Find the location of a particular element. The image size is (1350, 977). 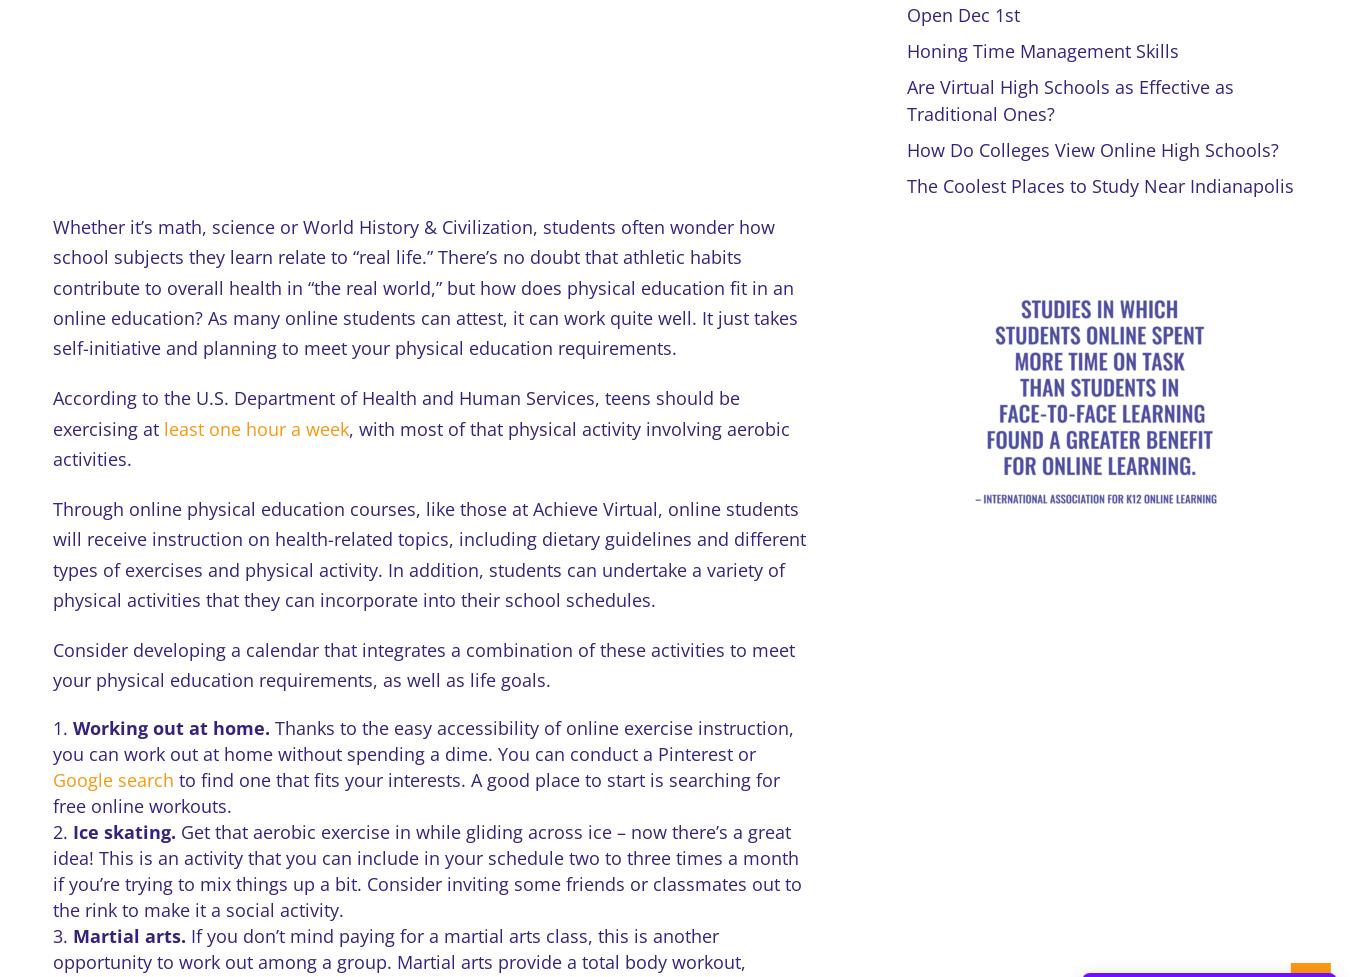

'Ice skating.' is located at coordinates (125, 831).